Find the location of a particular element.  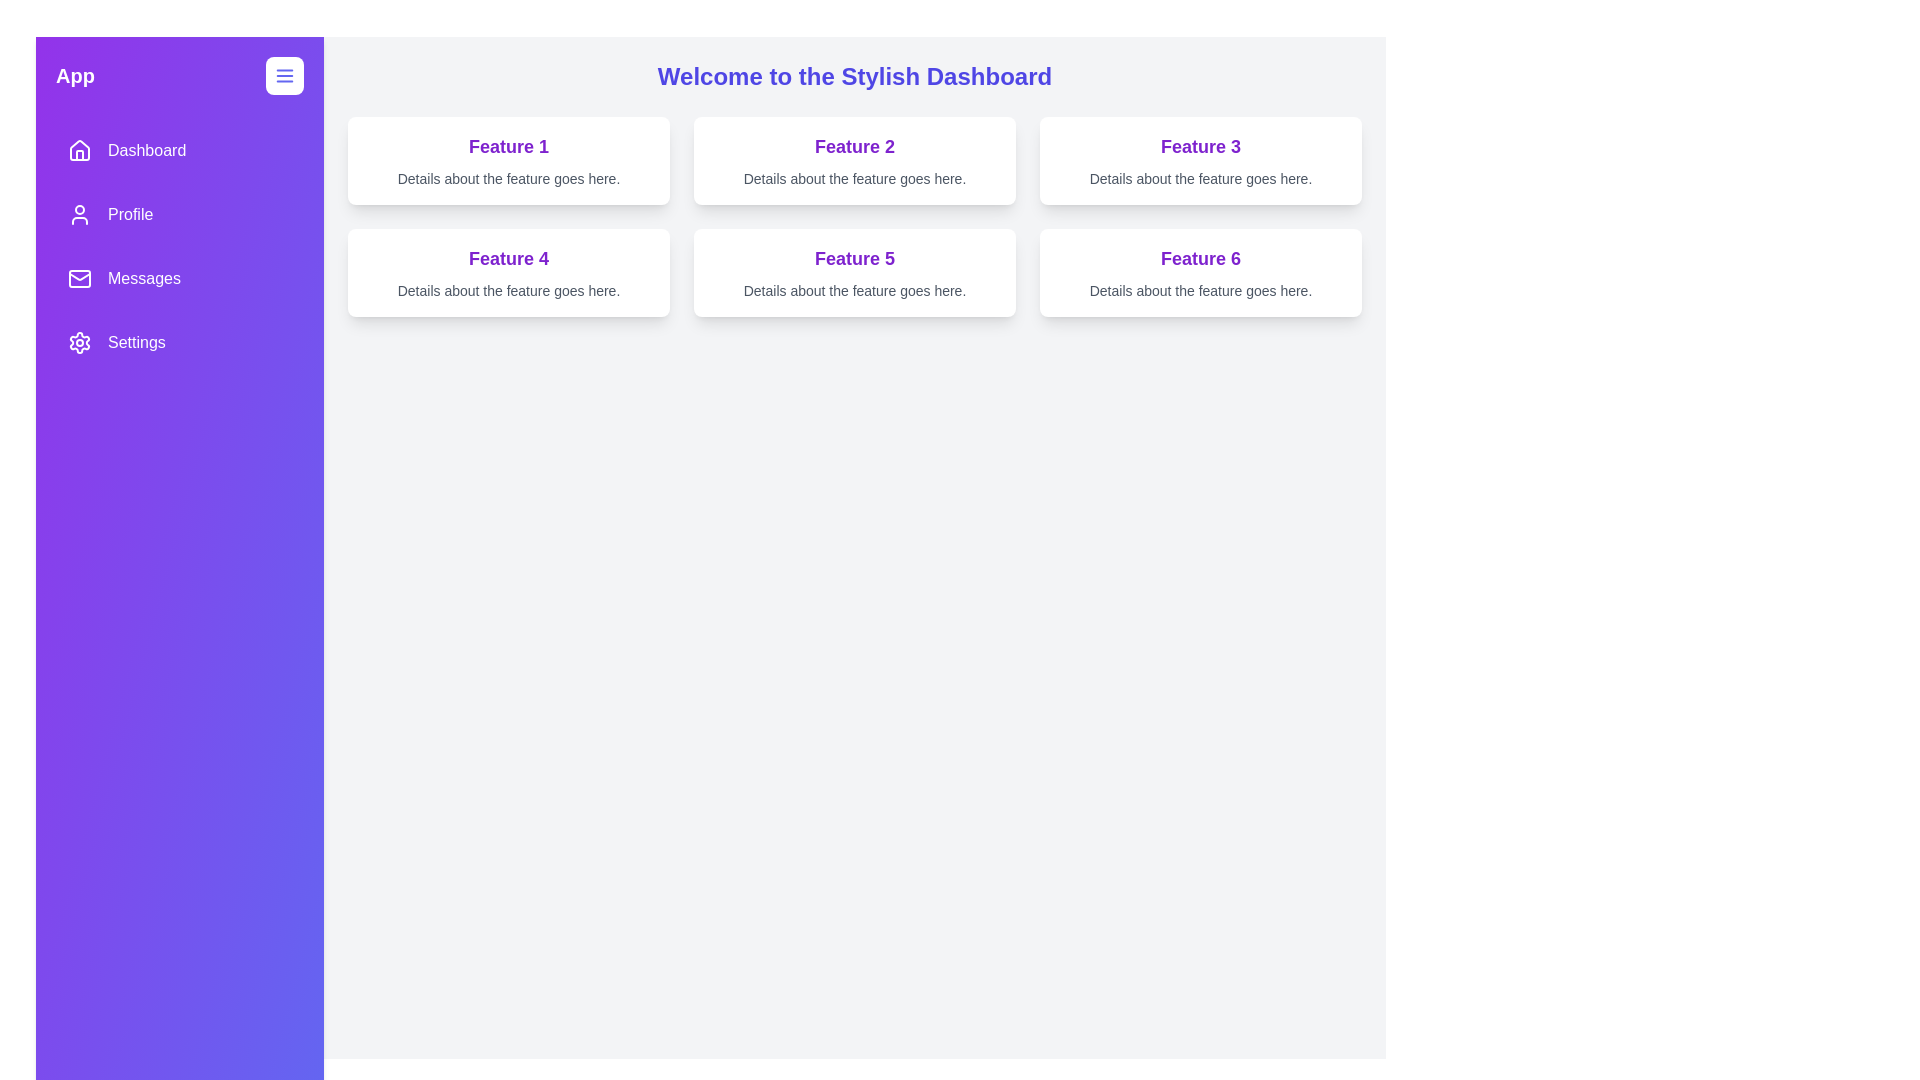

the informational card labeled 'Feature 1', located in the top-left corner of a 2-row by 3-column grid layout, directly below the header text 'Welcome to the Stylish Dashboard' is located at coordinates (508, 160).